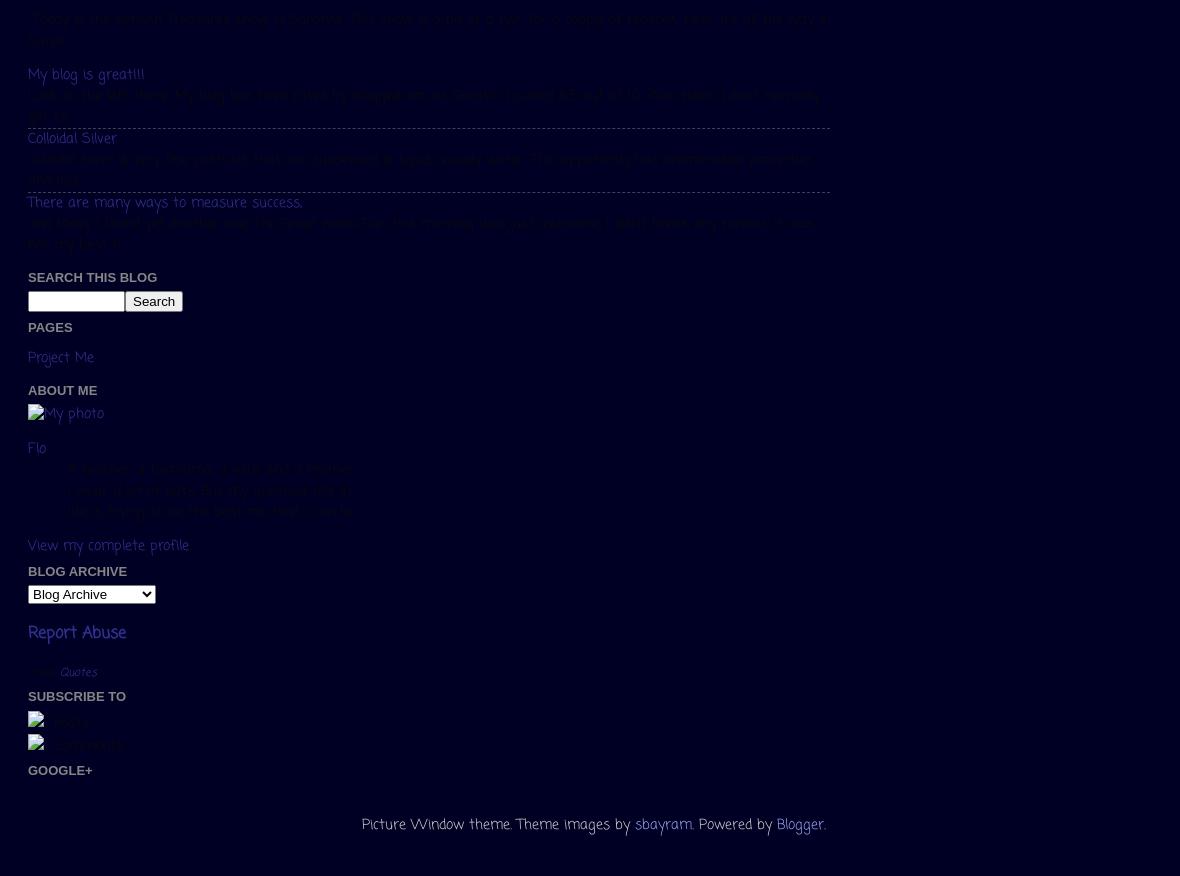  Describe the element at coordinates (60, 357) in the screenshot. I see `'Project Me'` at that location.